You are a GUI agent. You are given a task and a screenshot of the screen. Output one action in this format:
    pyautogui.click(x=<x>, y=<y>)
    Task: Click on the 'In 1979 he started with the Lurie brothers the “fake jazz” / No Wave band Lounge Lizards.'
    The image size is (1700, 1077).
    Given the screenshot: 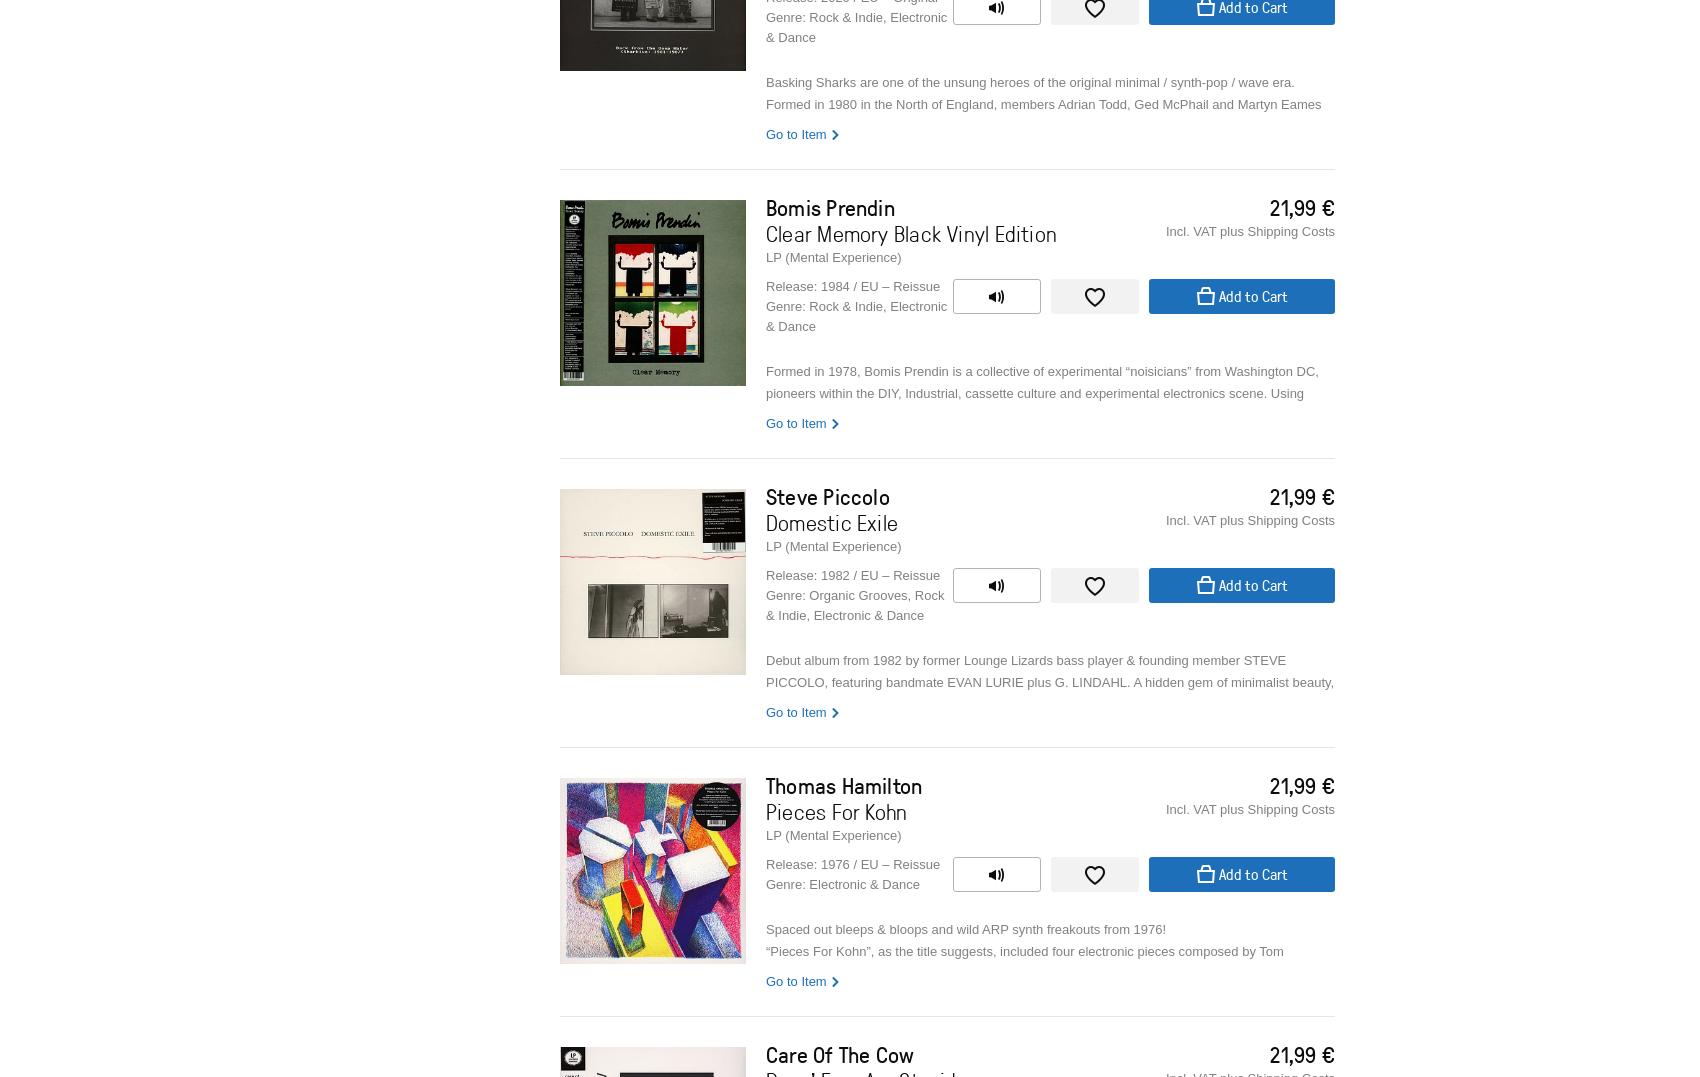 What is the action you would take?
    pyautogui.click(x=1022, y=769)
    